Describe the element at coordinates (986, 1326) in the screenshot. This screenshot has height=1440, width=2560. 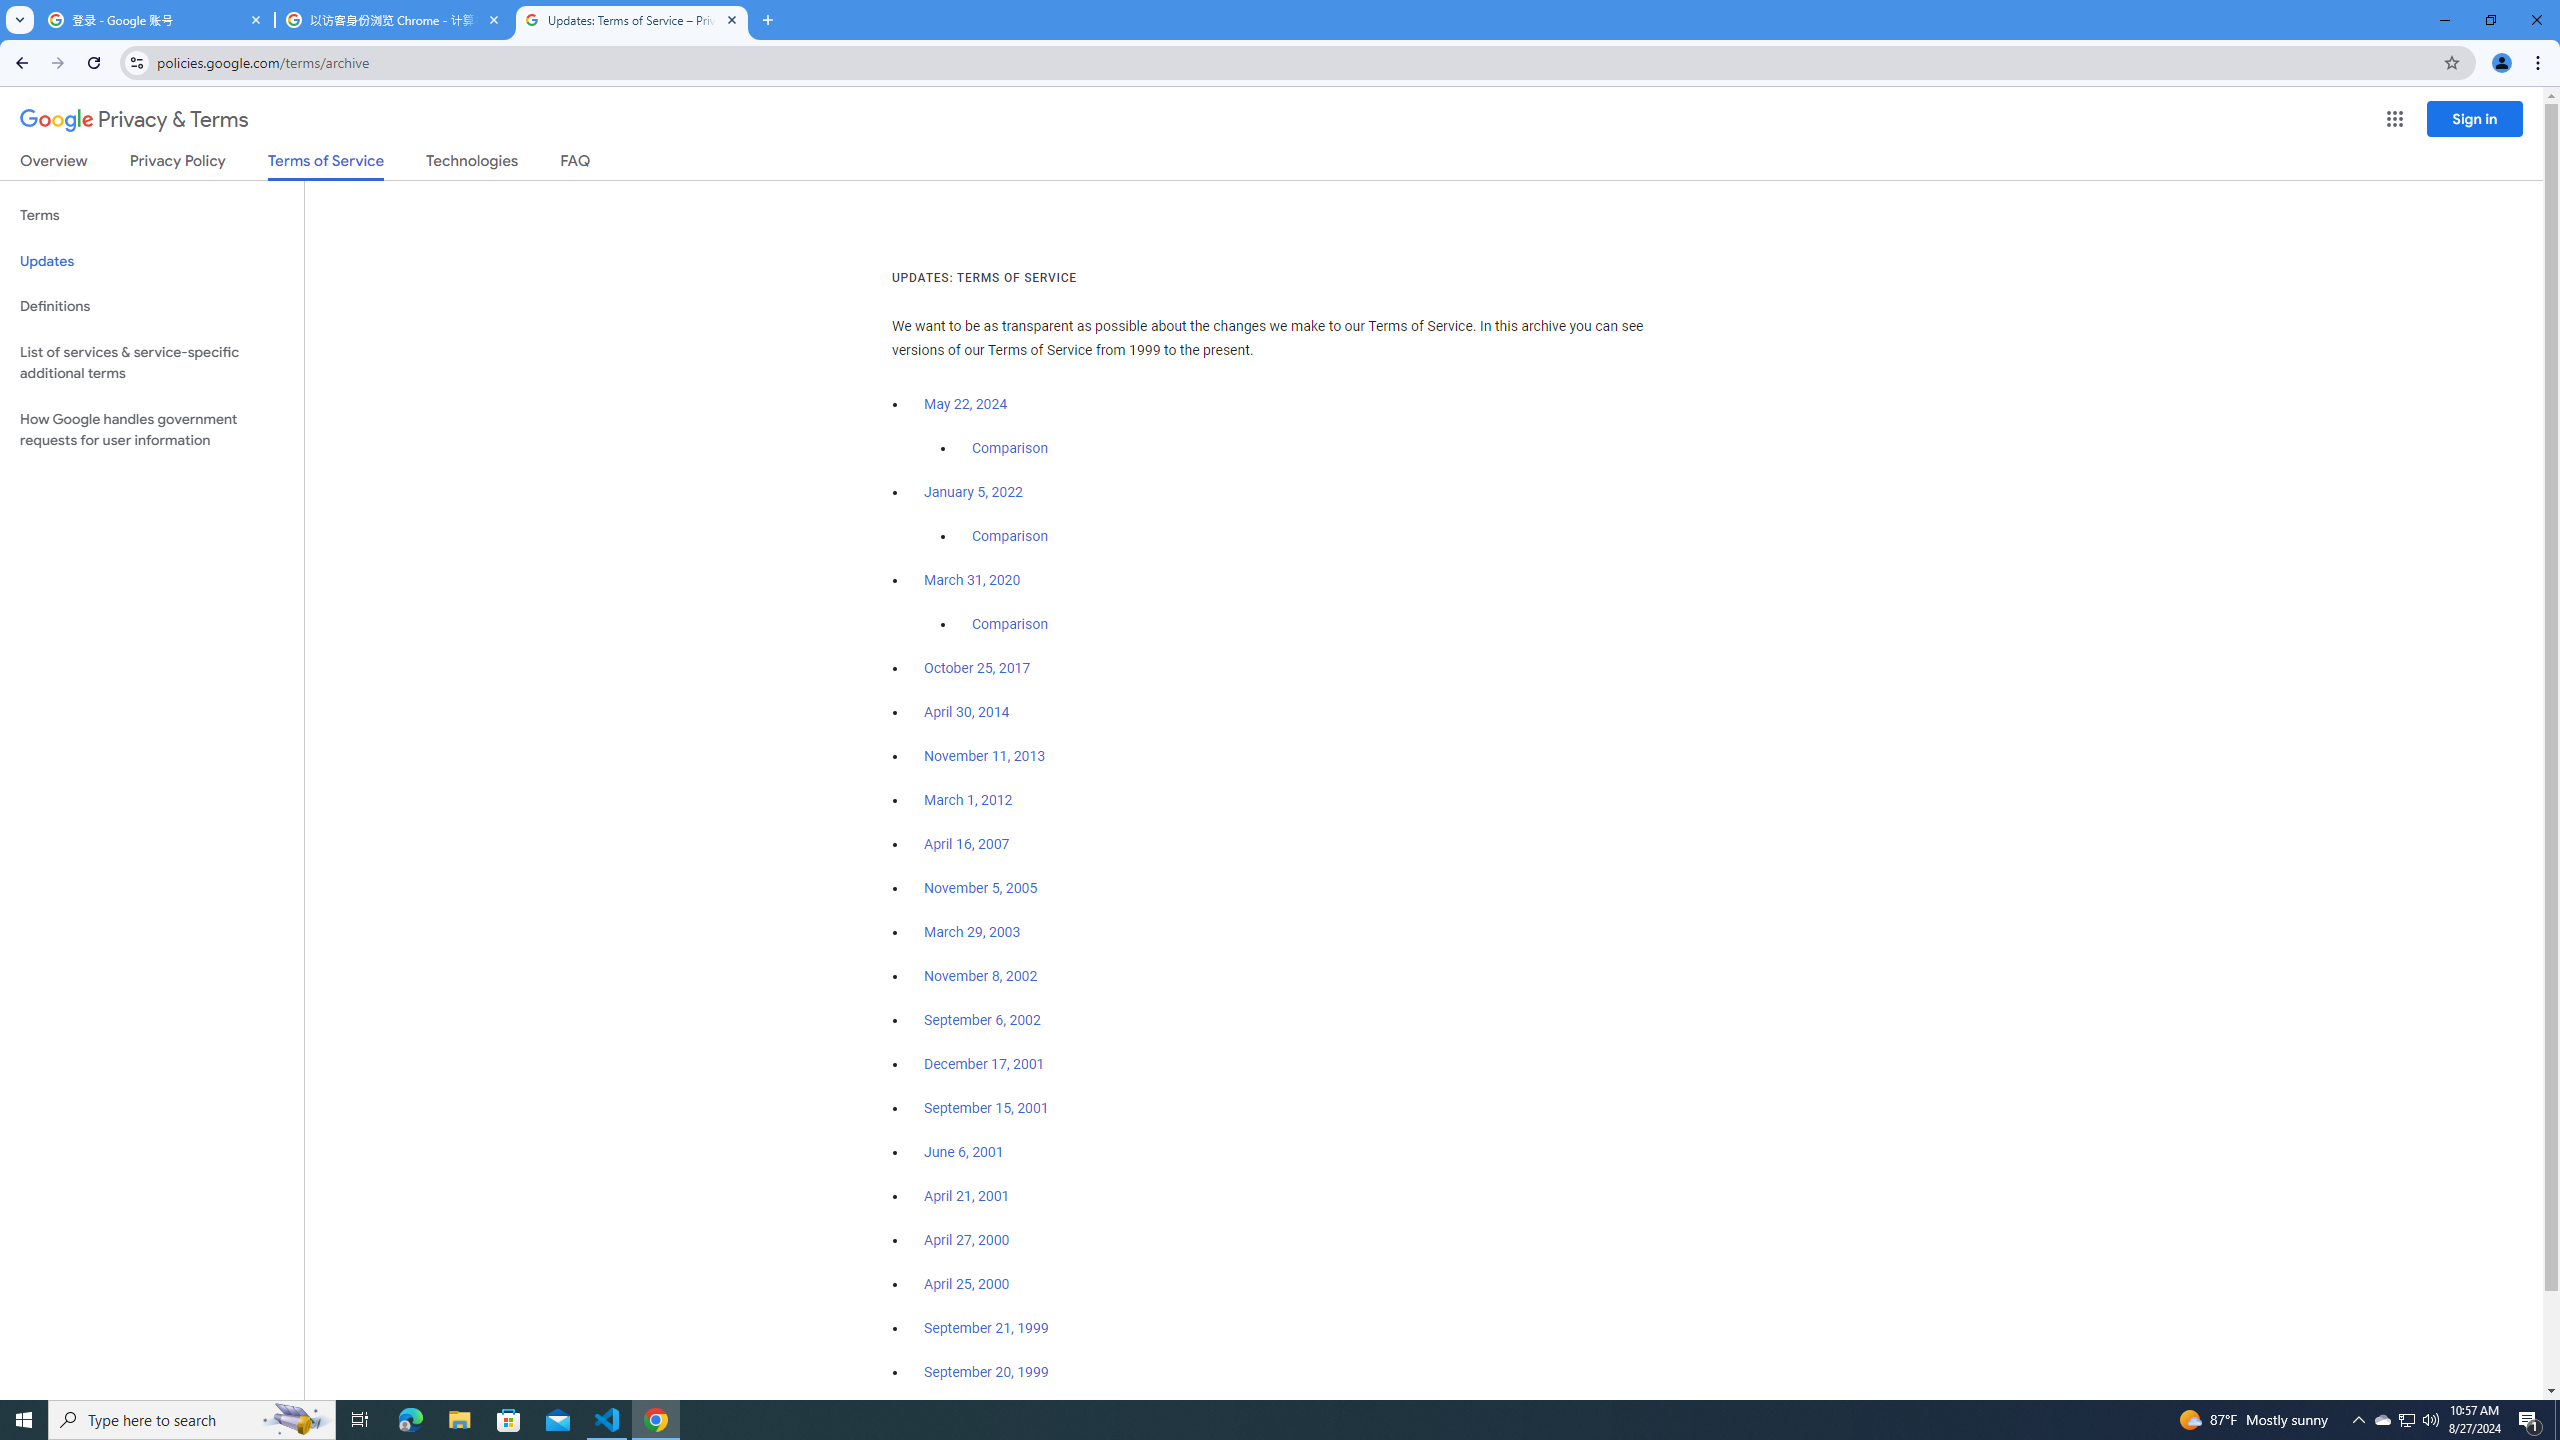
I see `'September 21, 1999'` at that location.